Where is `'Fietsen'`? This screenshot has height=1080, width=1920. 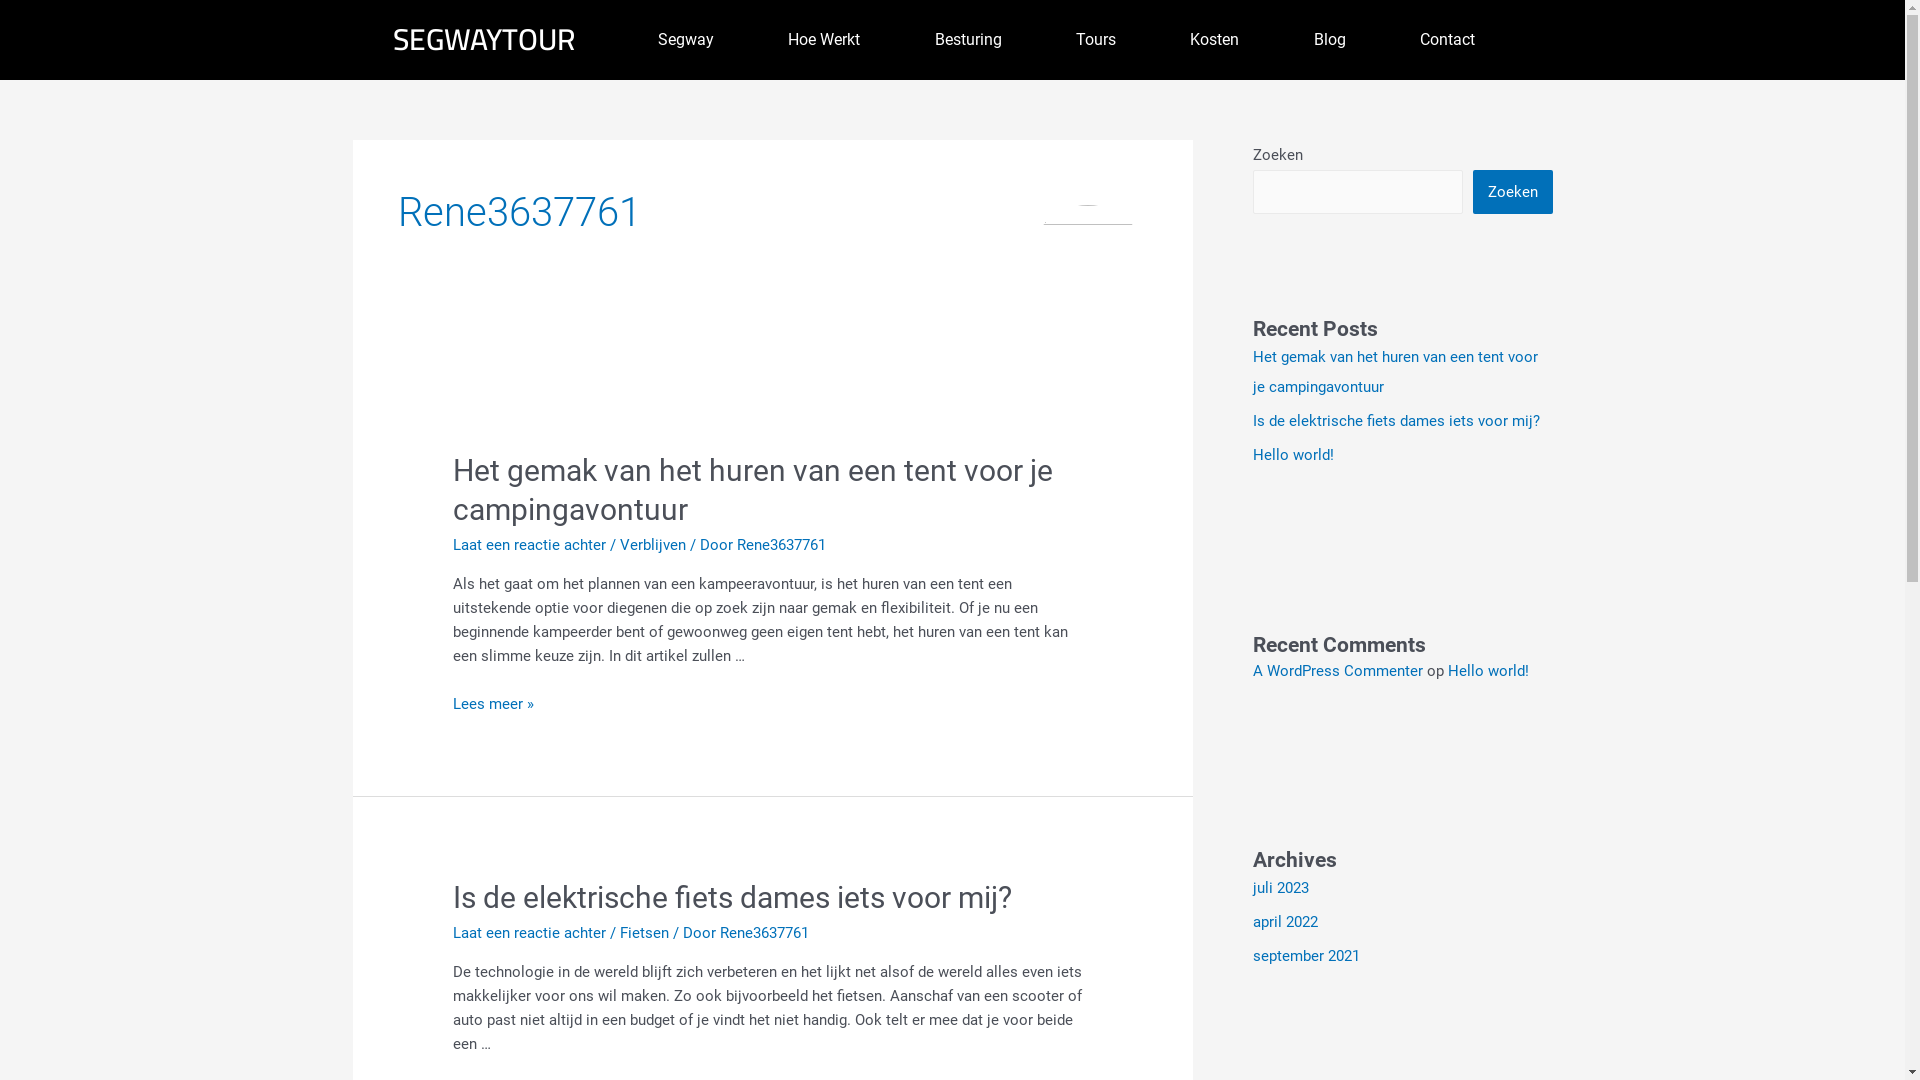
'Fietsen' is located at coordinates (618, 933).